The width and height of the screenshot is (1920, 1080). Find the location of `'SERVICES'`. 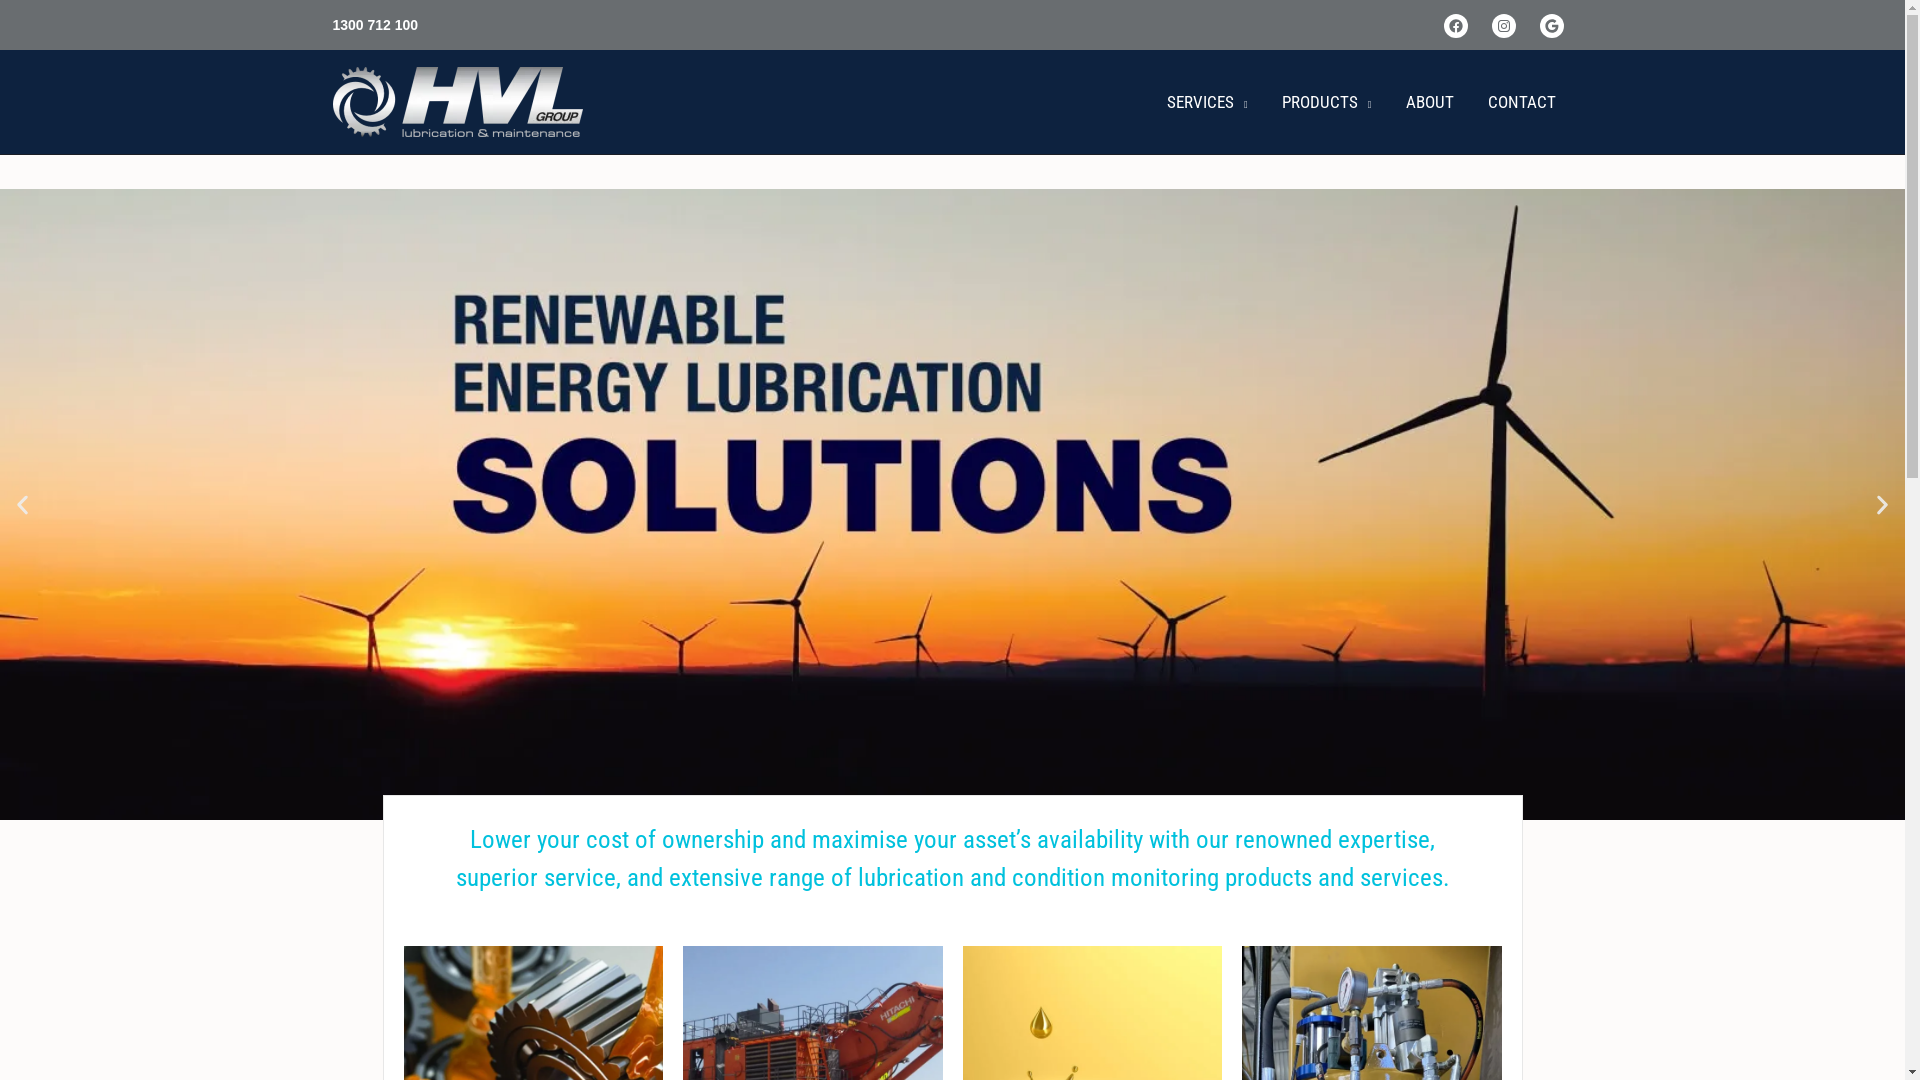

'SERVICES' is located at coordinates (1206, 101).